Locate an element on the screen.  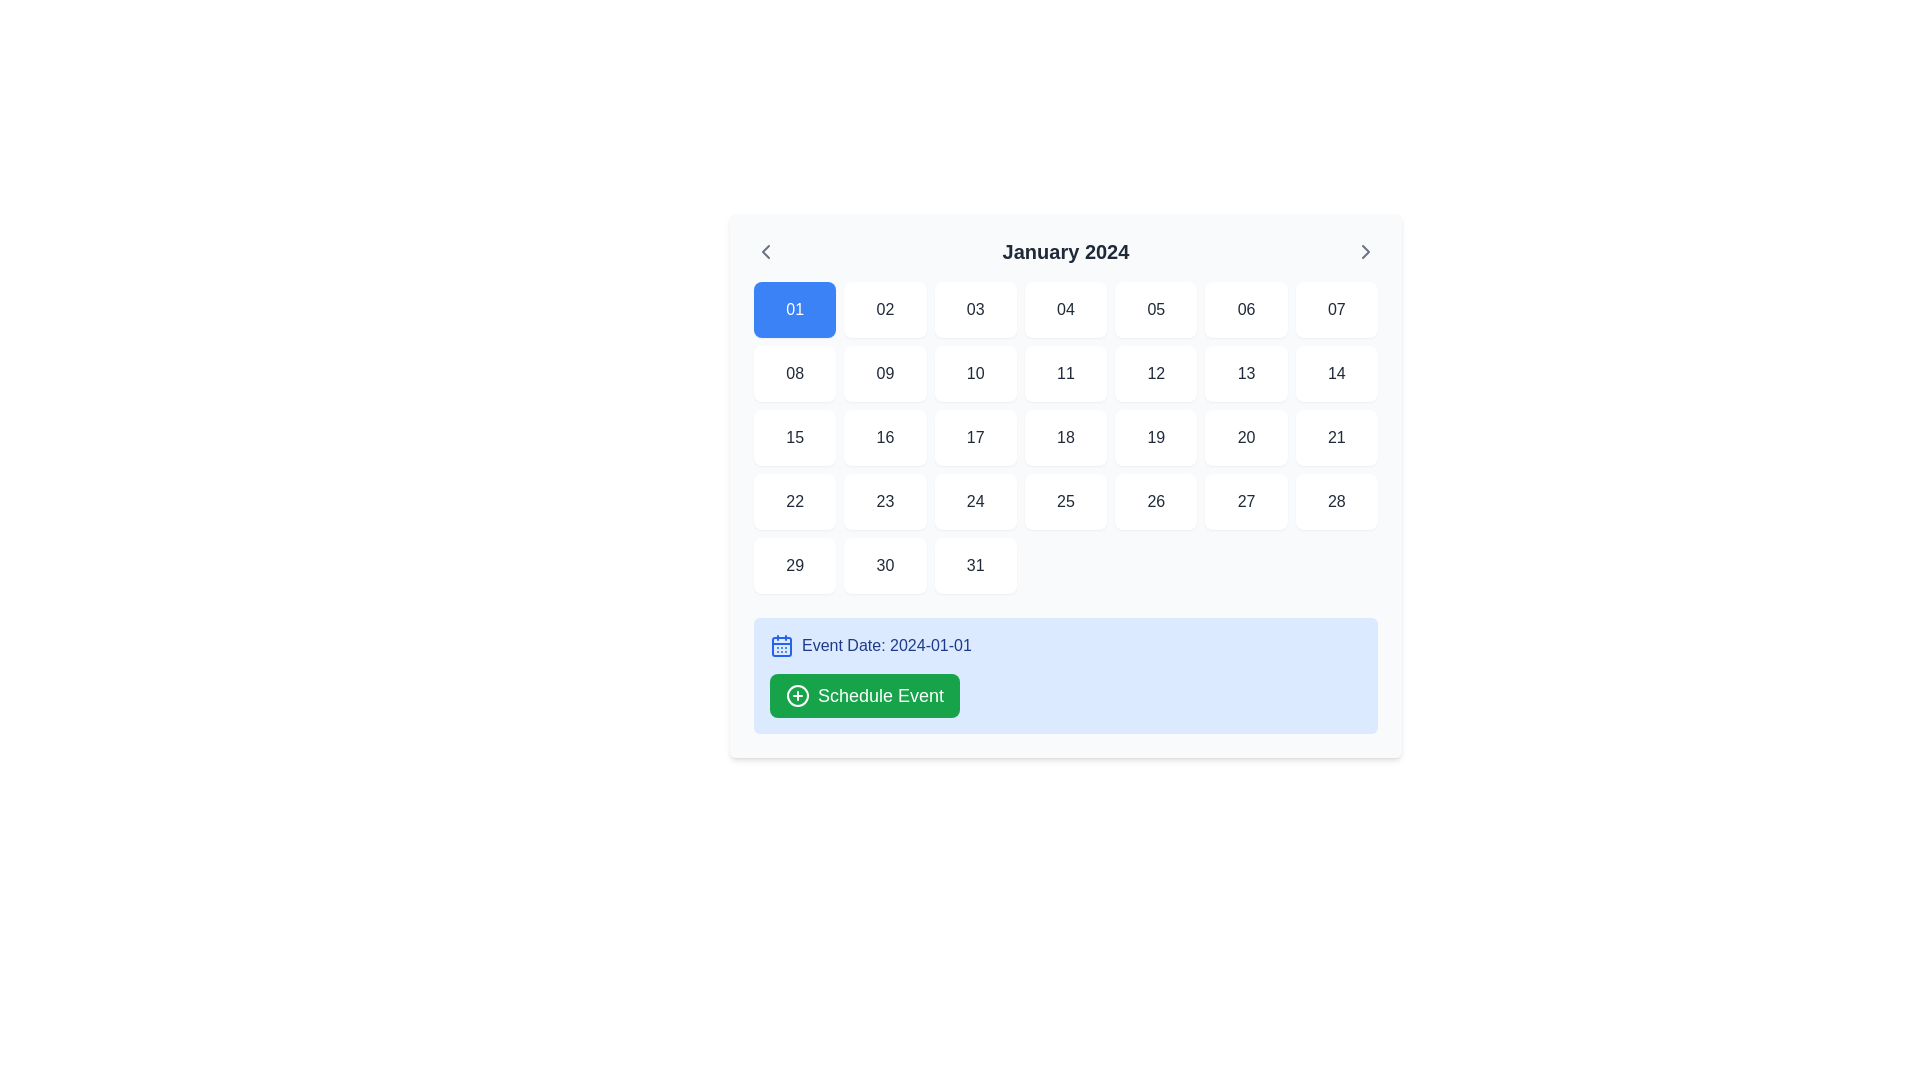
the right-pointing gray arrow icon, which is styled with the text-gray-500 class is located at coordinates (1364, 250).